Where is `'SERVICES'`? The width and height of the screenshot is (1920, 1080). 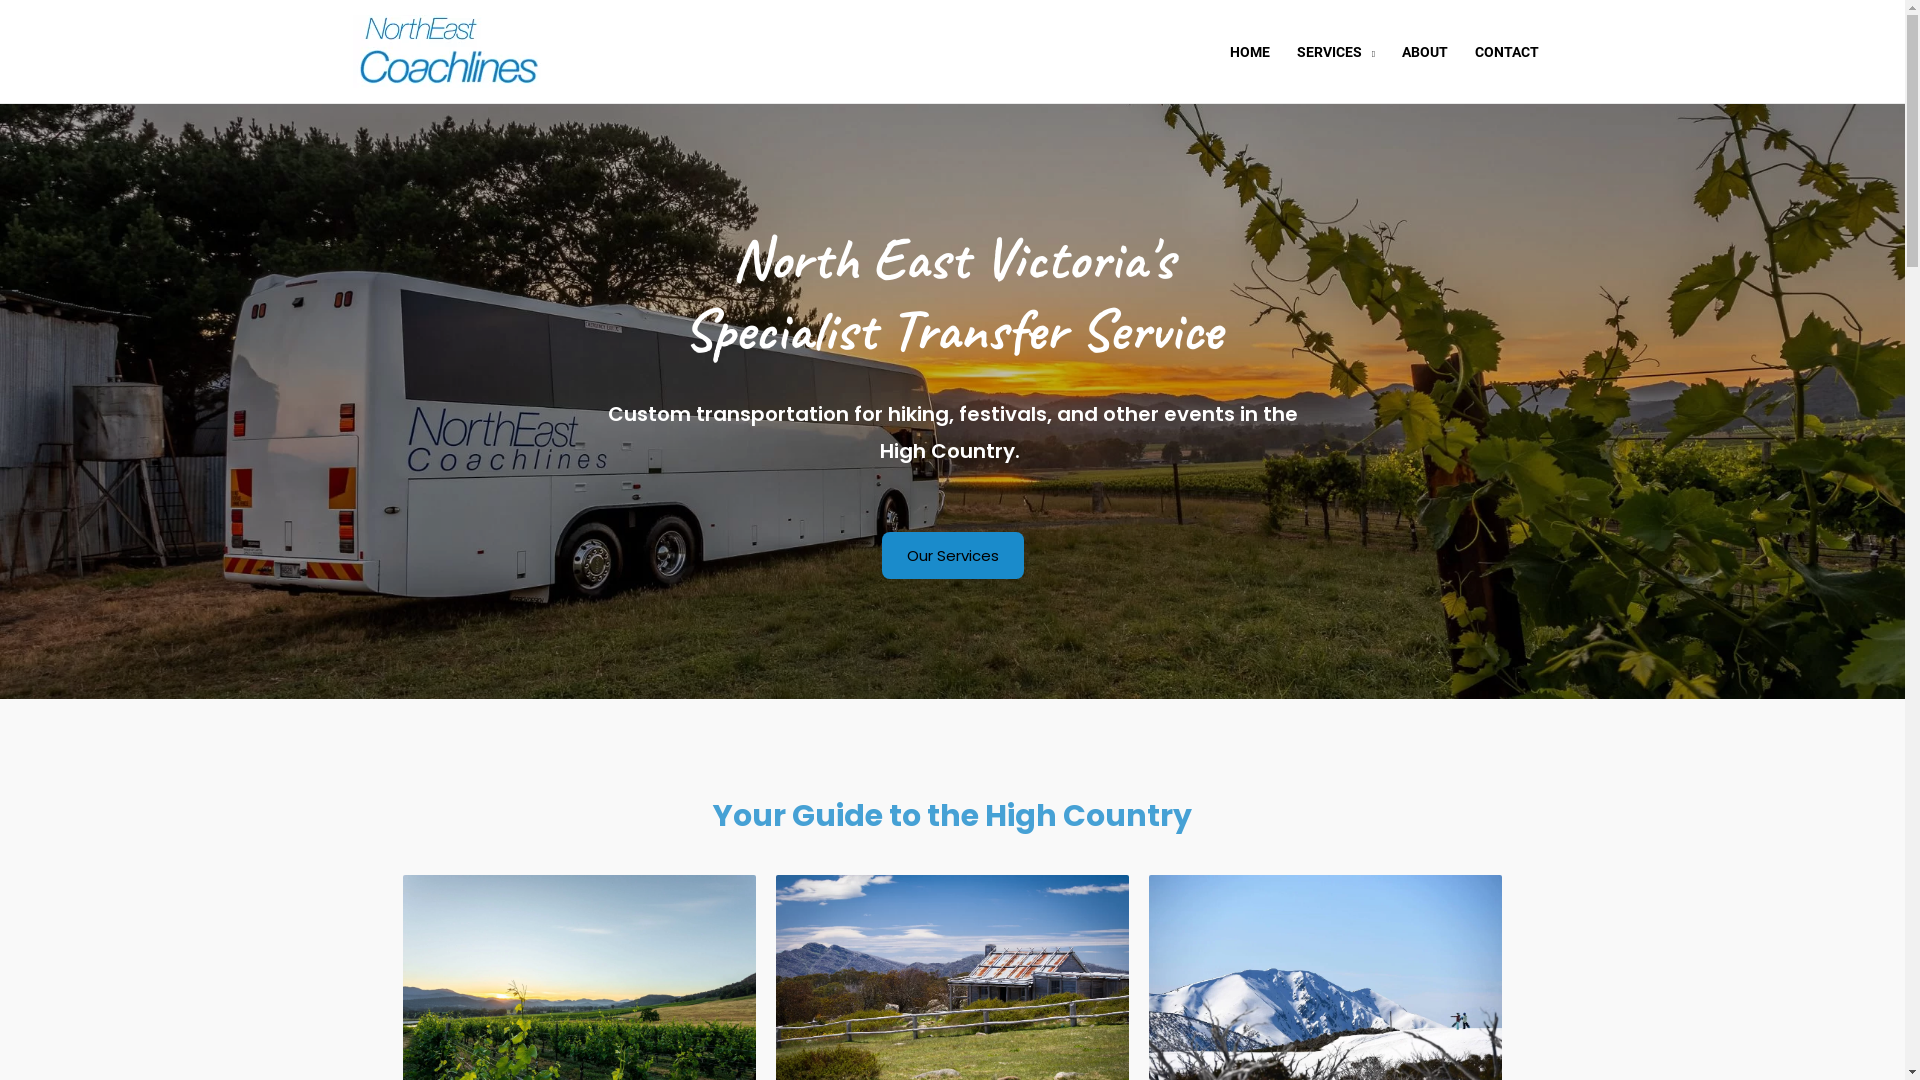 'SERVICES' is located at coordinates (1335, 49).